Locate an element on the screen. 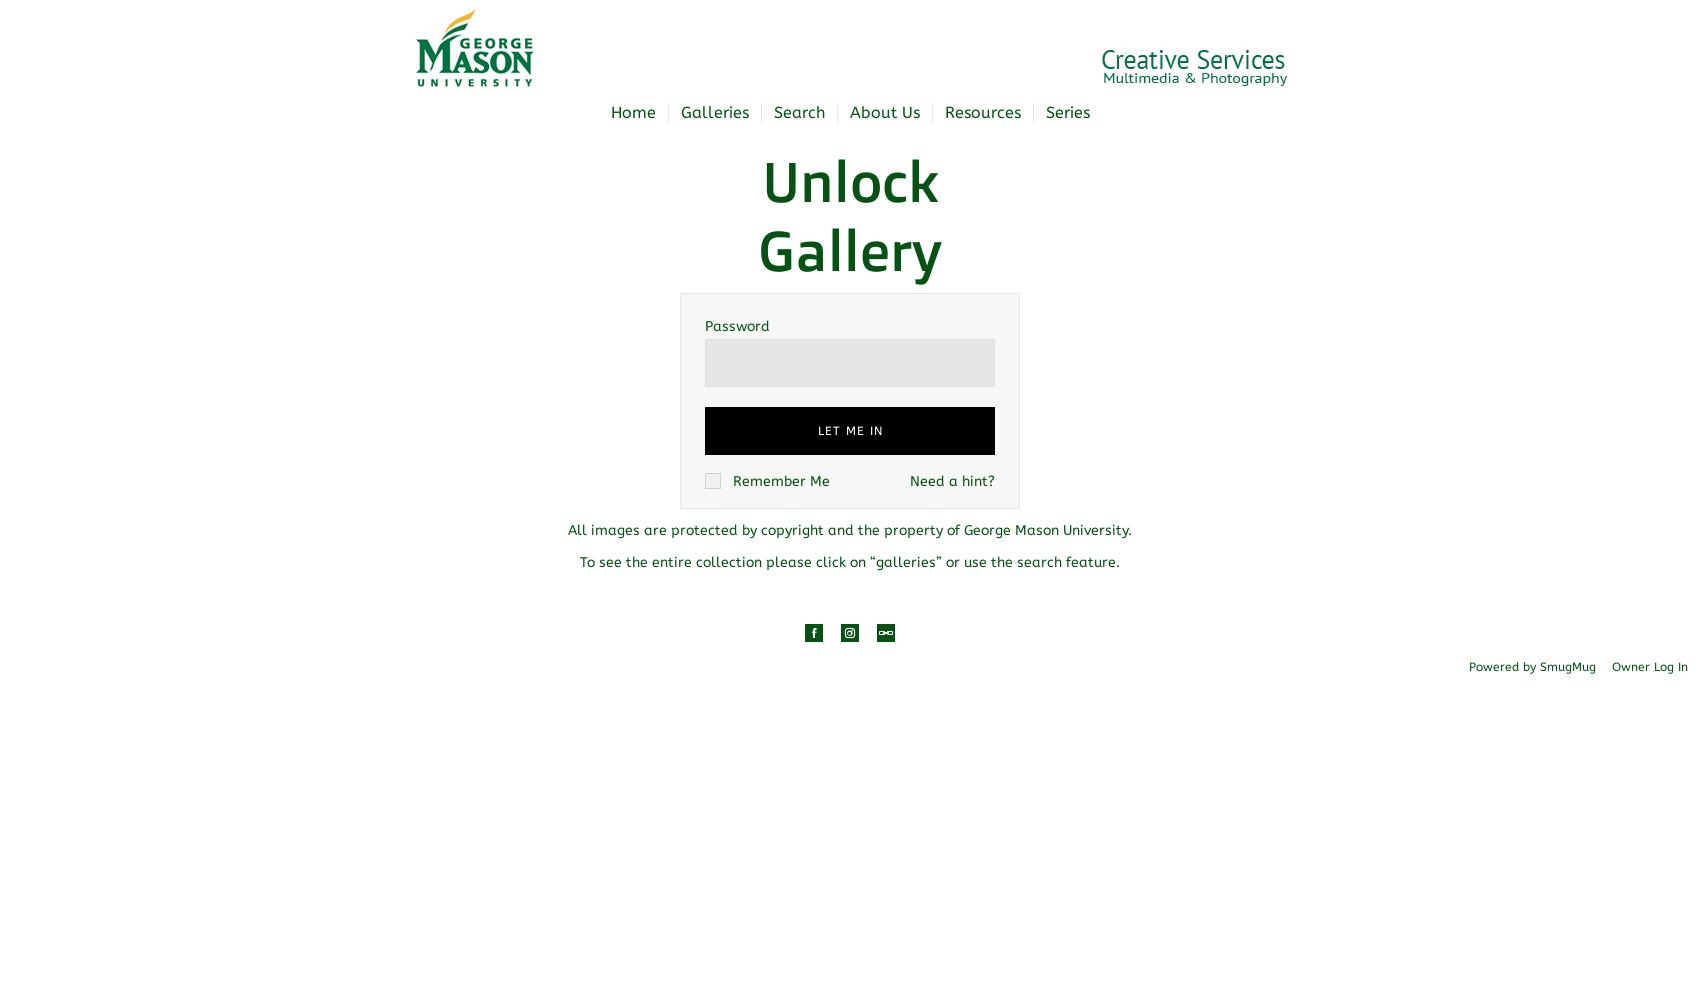  'Password' is located at coordinates (737, 324).